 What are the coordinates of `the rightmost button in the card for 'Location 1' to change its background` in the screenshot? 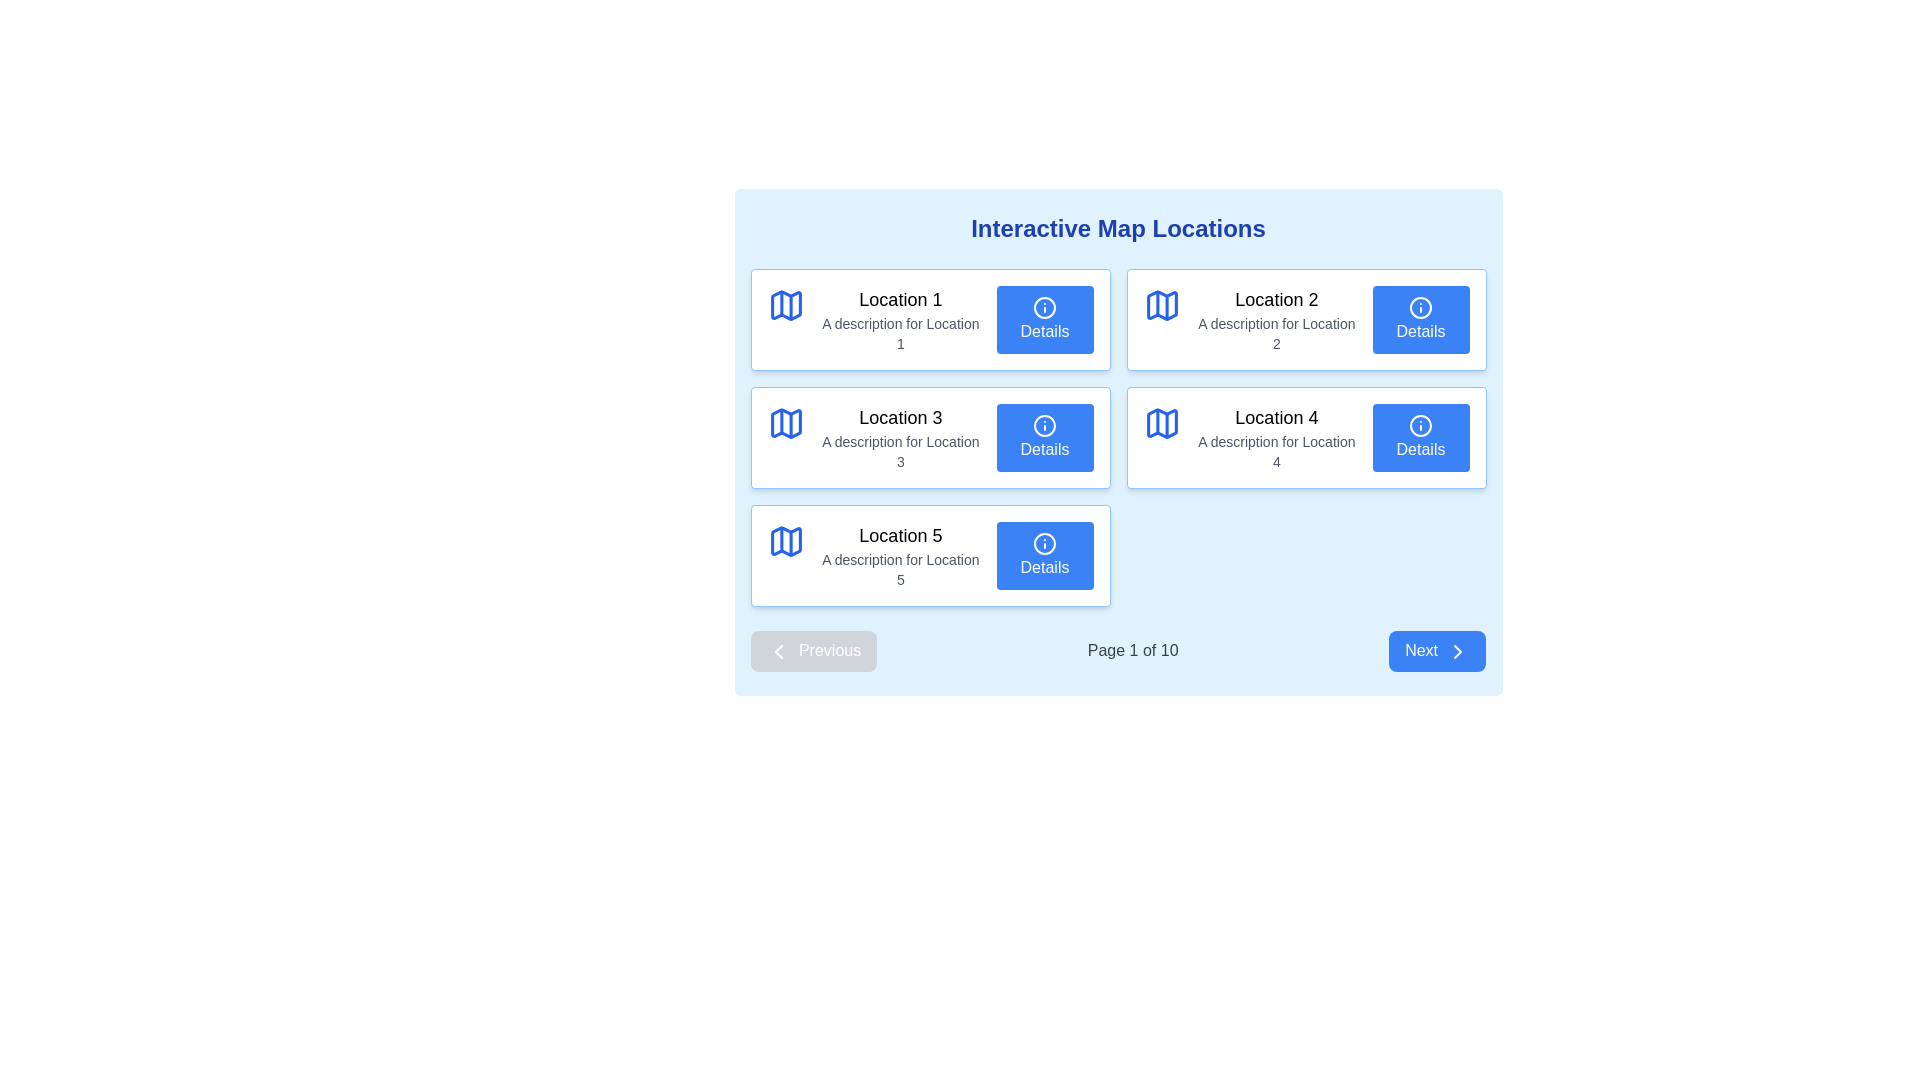 It's located at (1044, 319).